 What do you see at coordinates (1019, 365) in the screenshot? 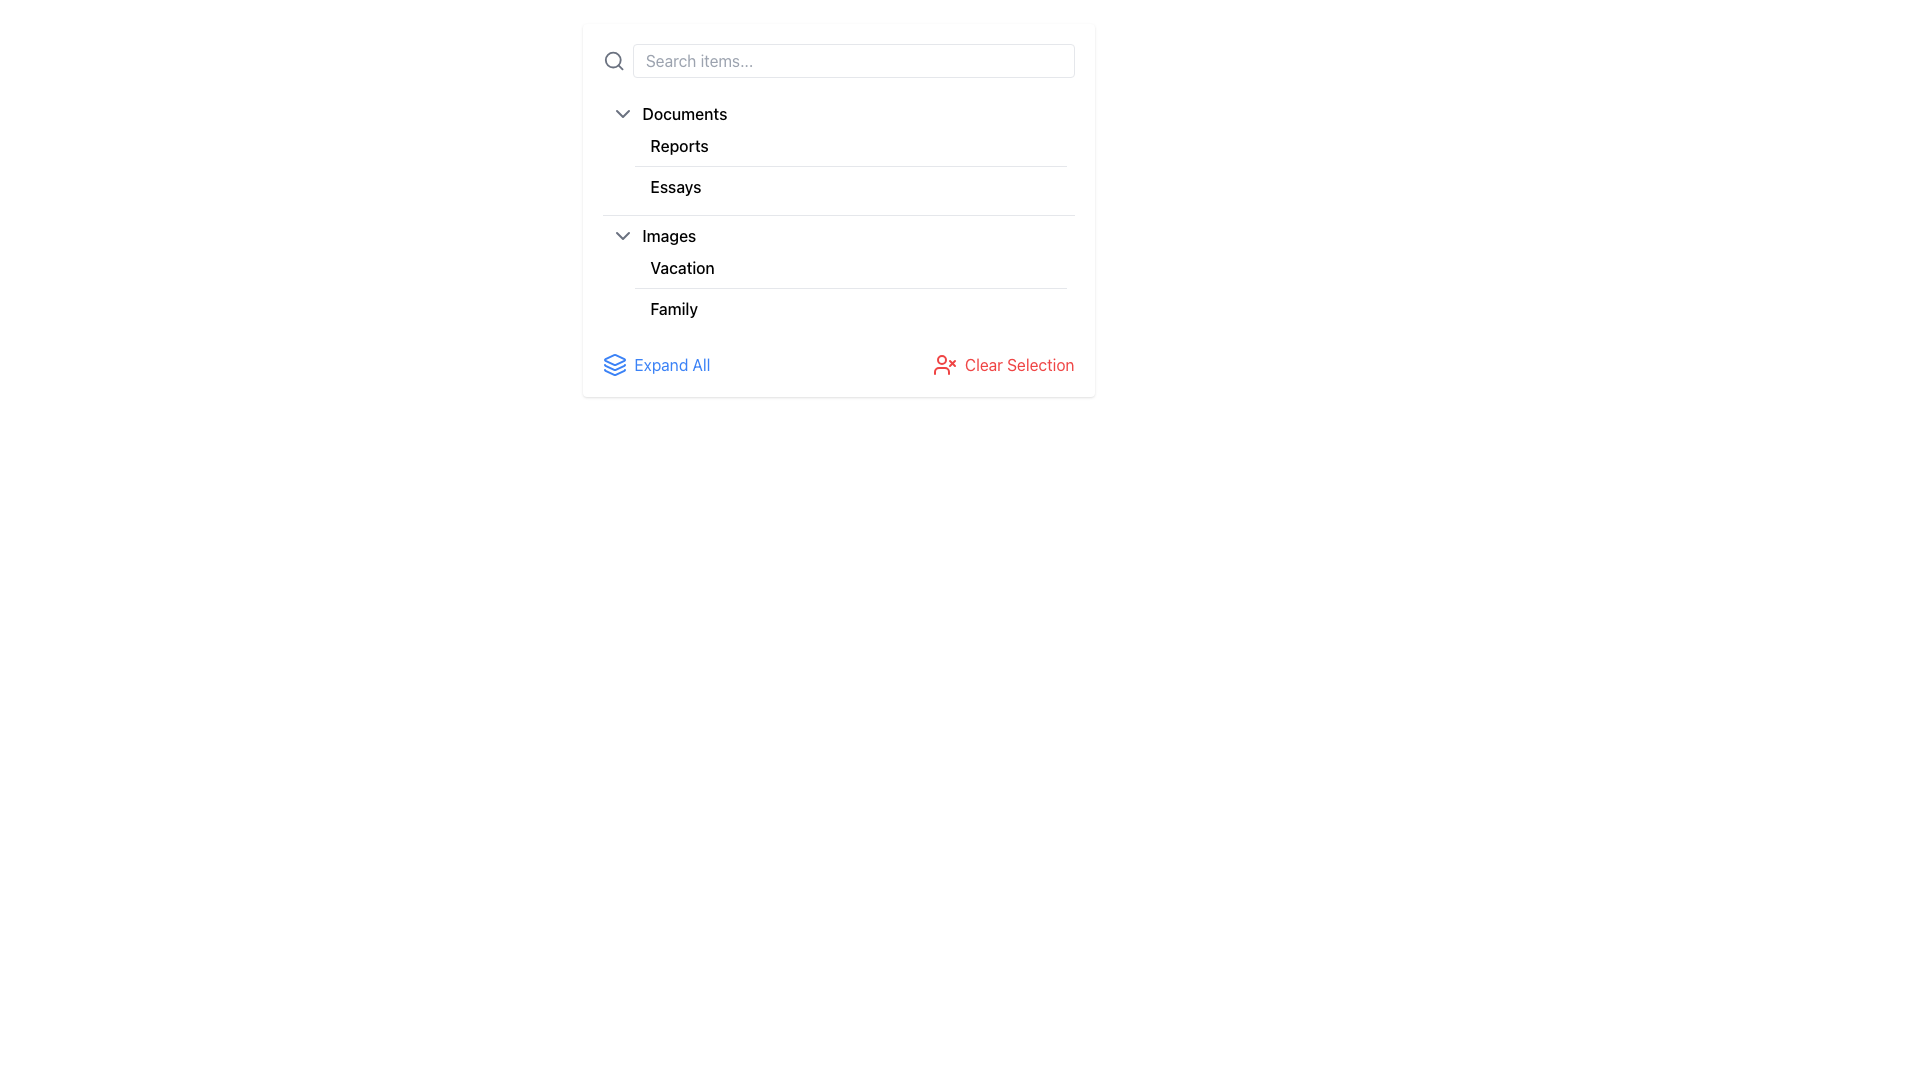
I see `the 'Clear Selection' text label, which is styled in bold sans-serif font and colored red, located at the bottom right of the sidebar panel` at bounding box center [1019, 365].